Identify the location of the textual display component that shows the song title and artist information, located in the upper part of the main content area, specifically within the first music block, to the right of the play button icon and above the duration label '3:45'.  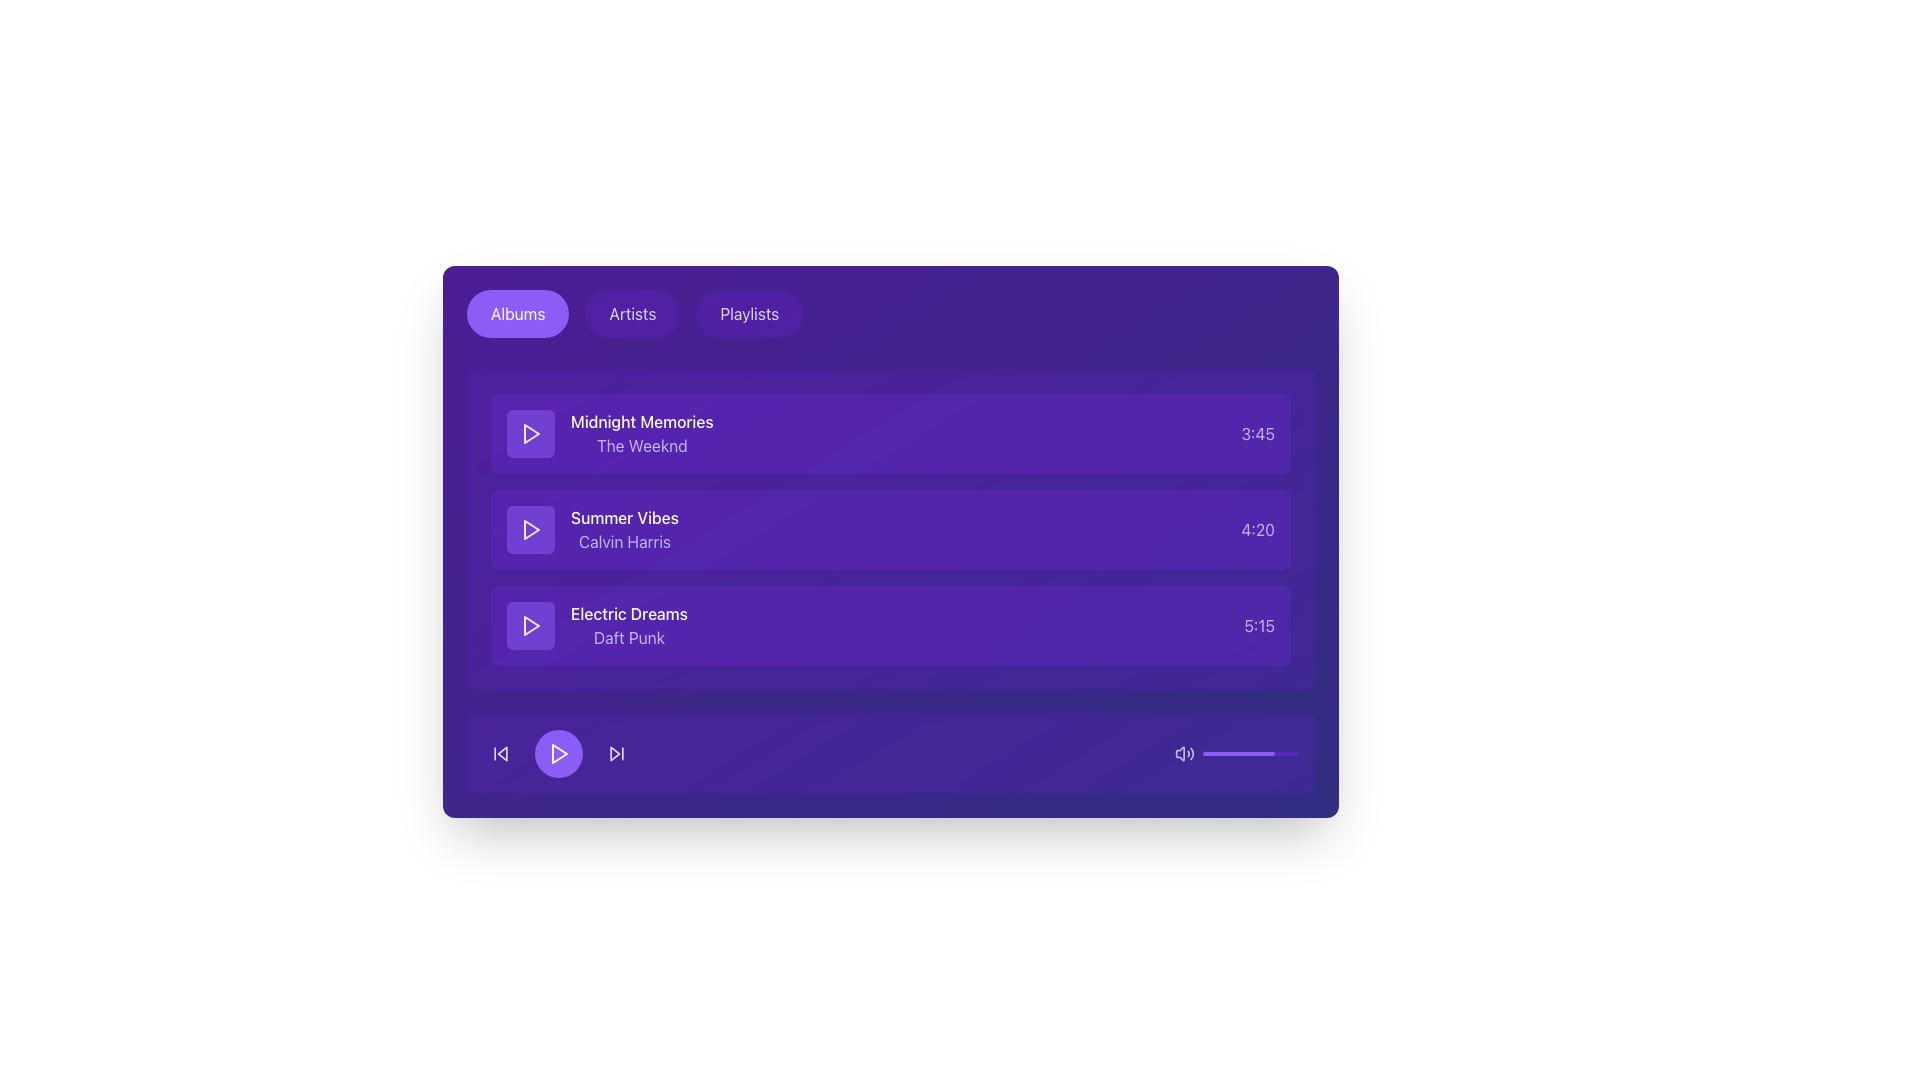
(609, 433).